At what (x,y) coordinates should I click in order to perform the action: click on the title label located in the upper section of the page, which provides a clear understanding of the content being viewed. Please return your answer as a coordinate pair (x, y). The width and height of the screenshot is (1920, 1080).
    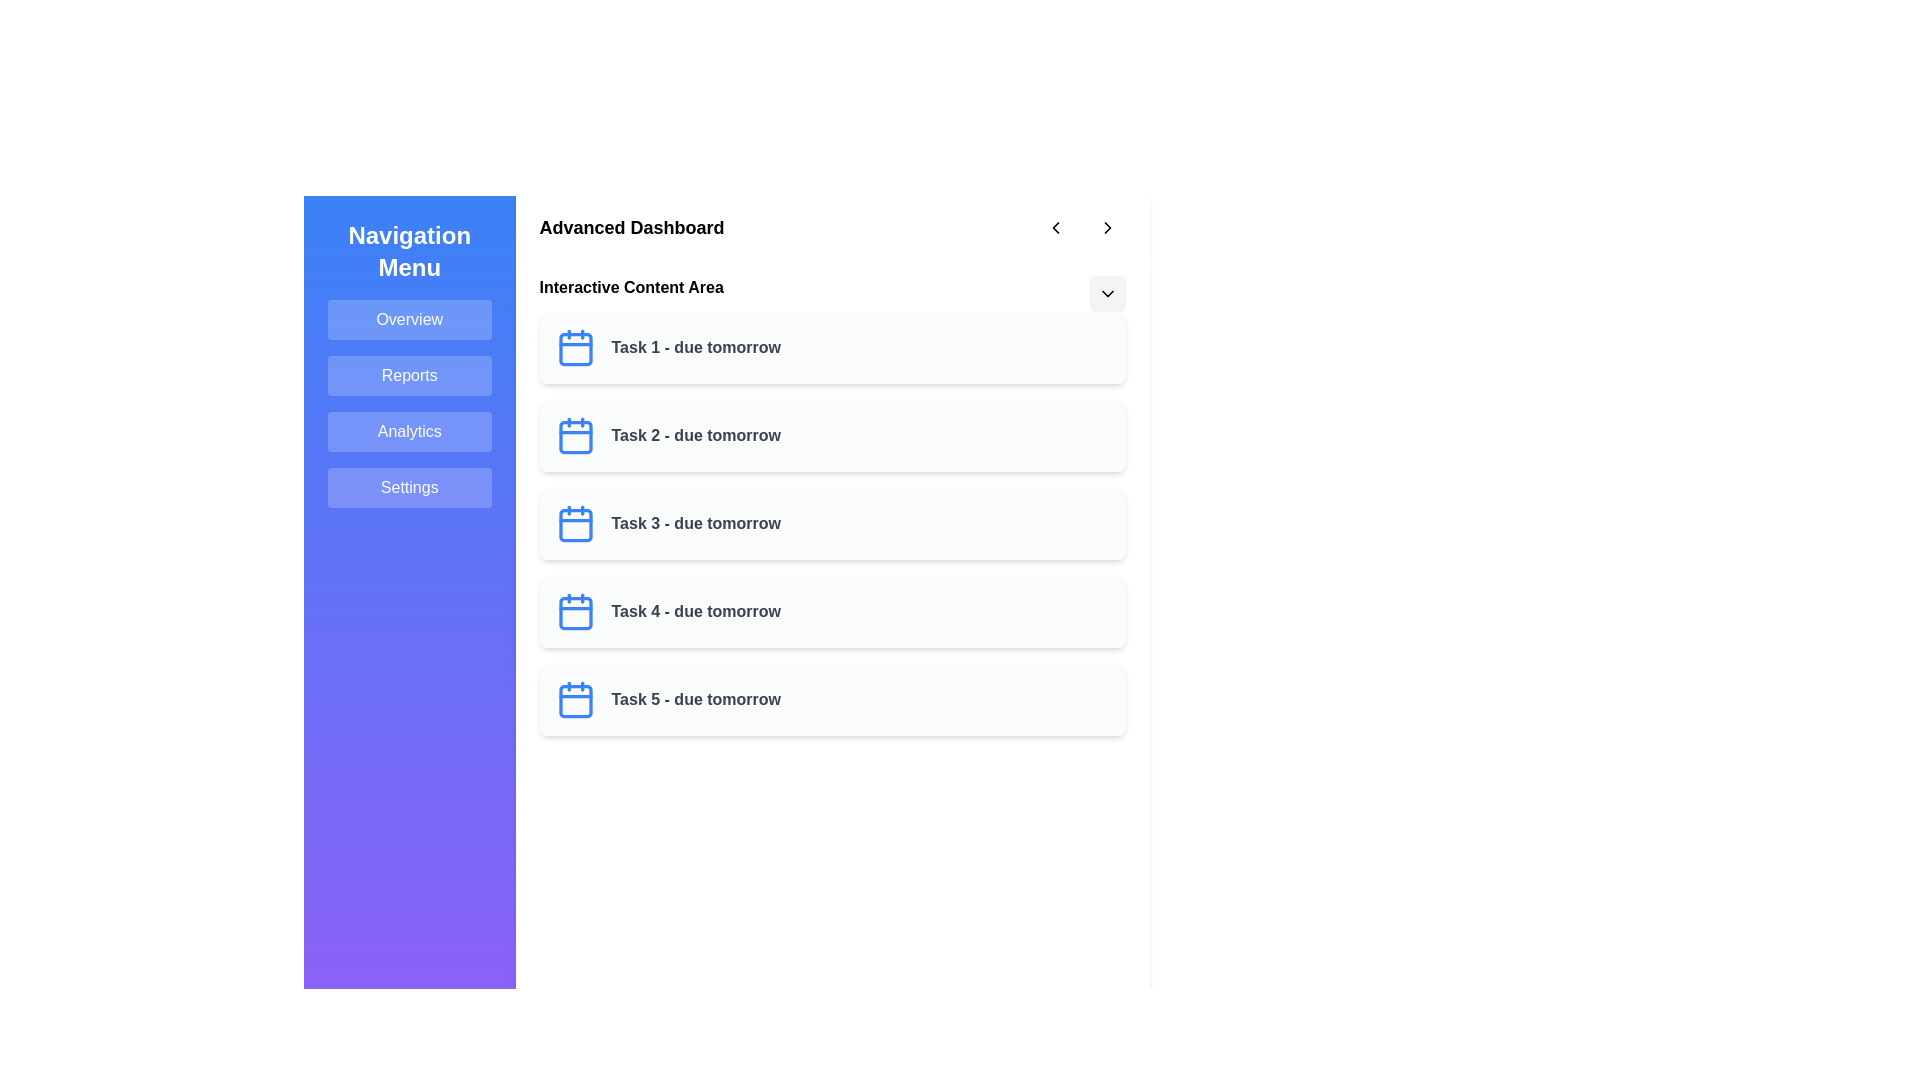
    Looking at the image, I should click on (631, 226).